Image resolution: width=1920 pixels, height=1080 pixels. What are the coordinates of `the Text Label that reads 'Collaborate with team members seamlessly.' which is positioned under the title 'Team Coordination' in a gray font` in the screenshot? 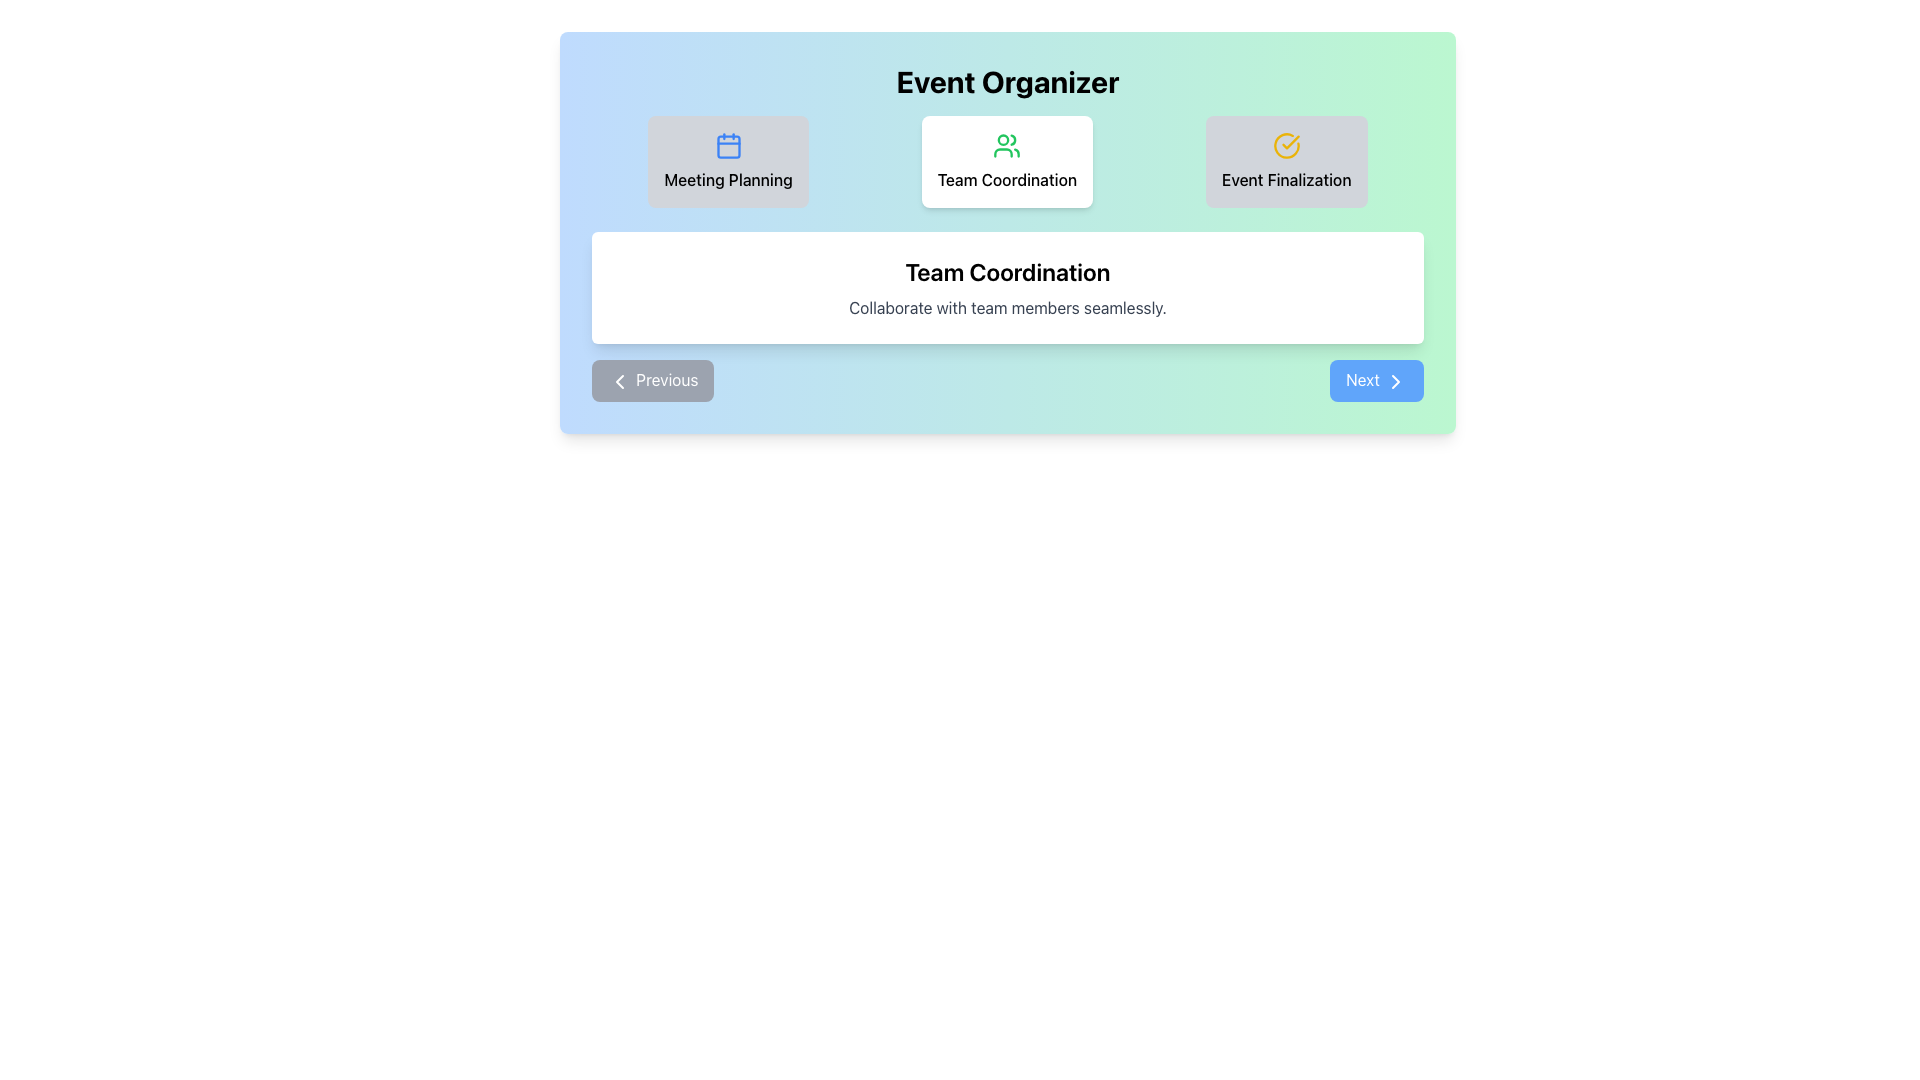 It's located at (1008, 308).